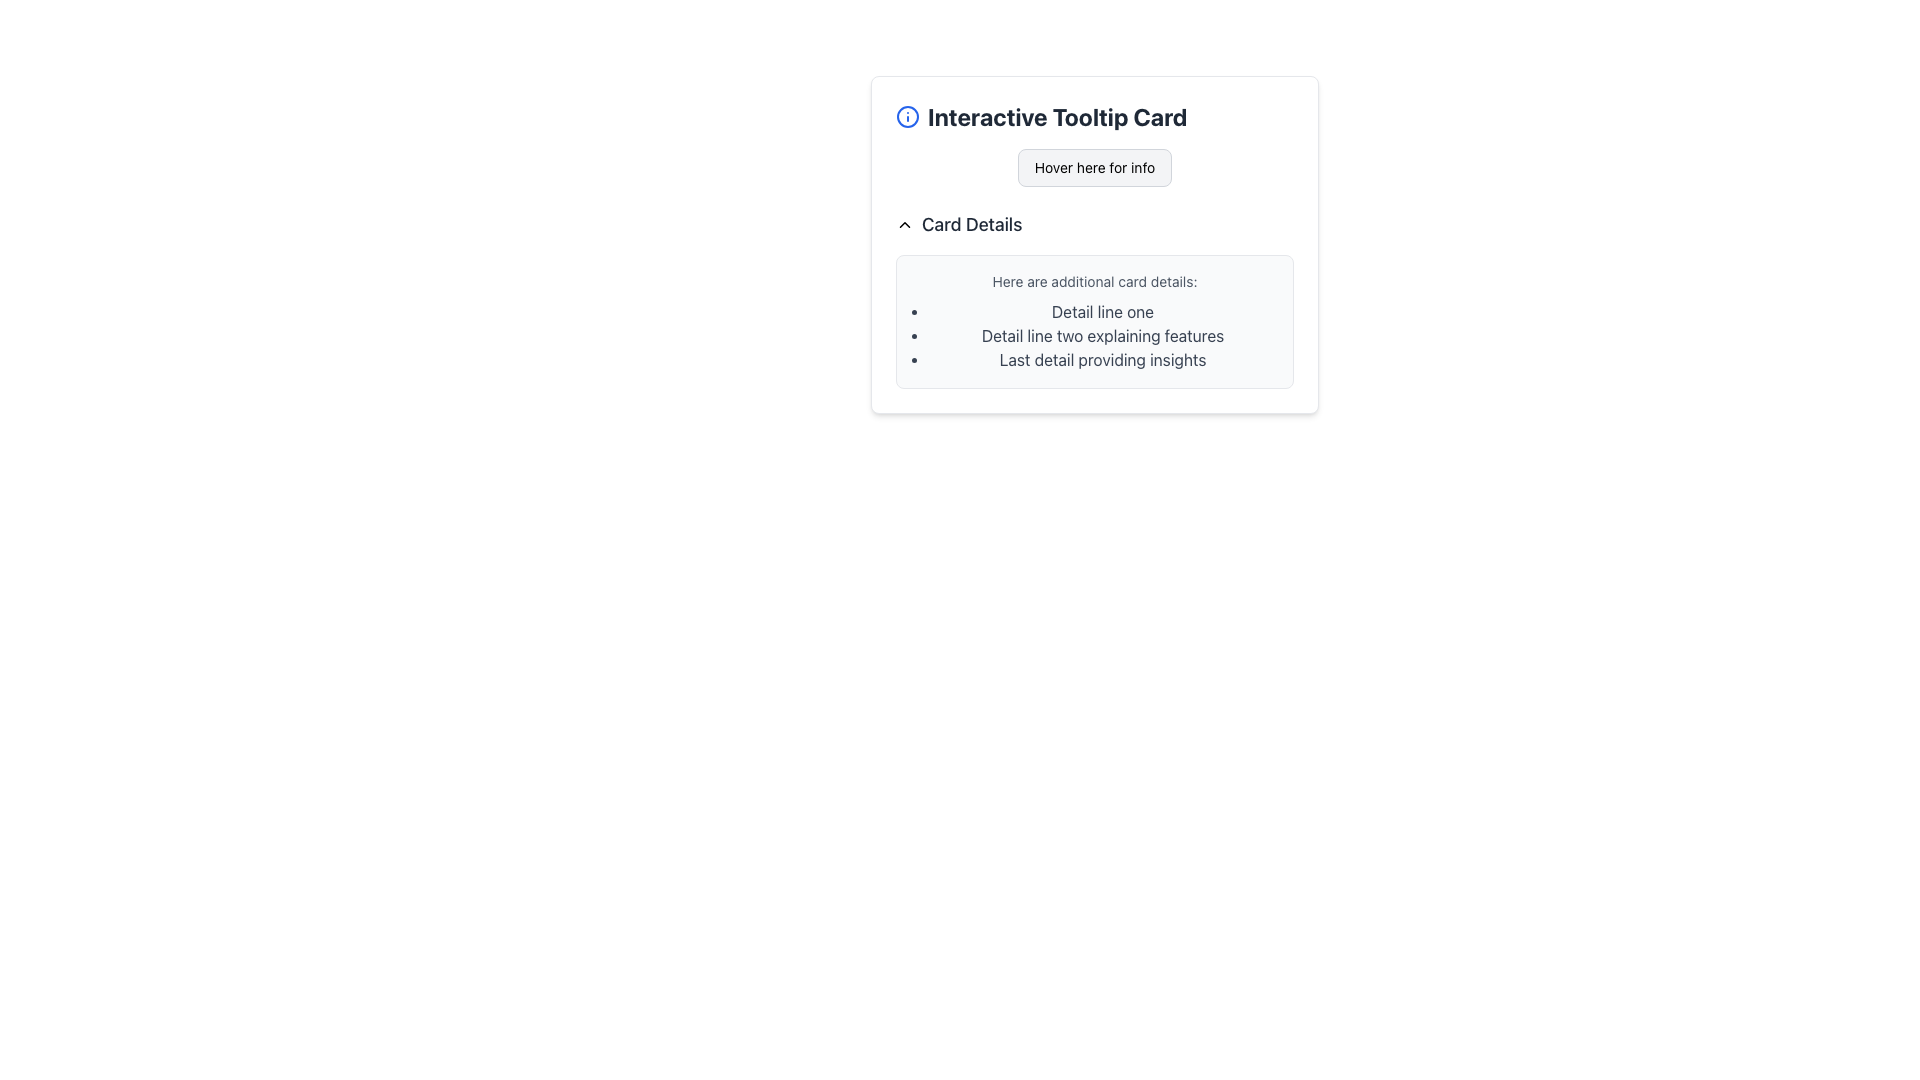  Describe the element at coordinates (1102, 358) in the screenshot. I see `informational text located at the bottom of the bullet points under 'Card Details', specifically the third item in the list` at that location.